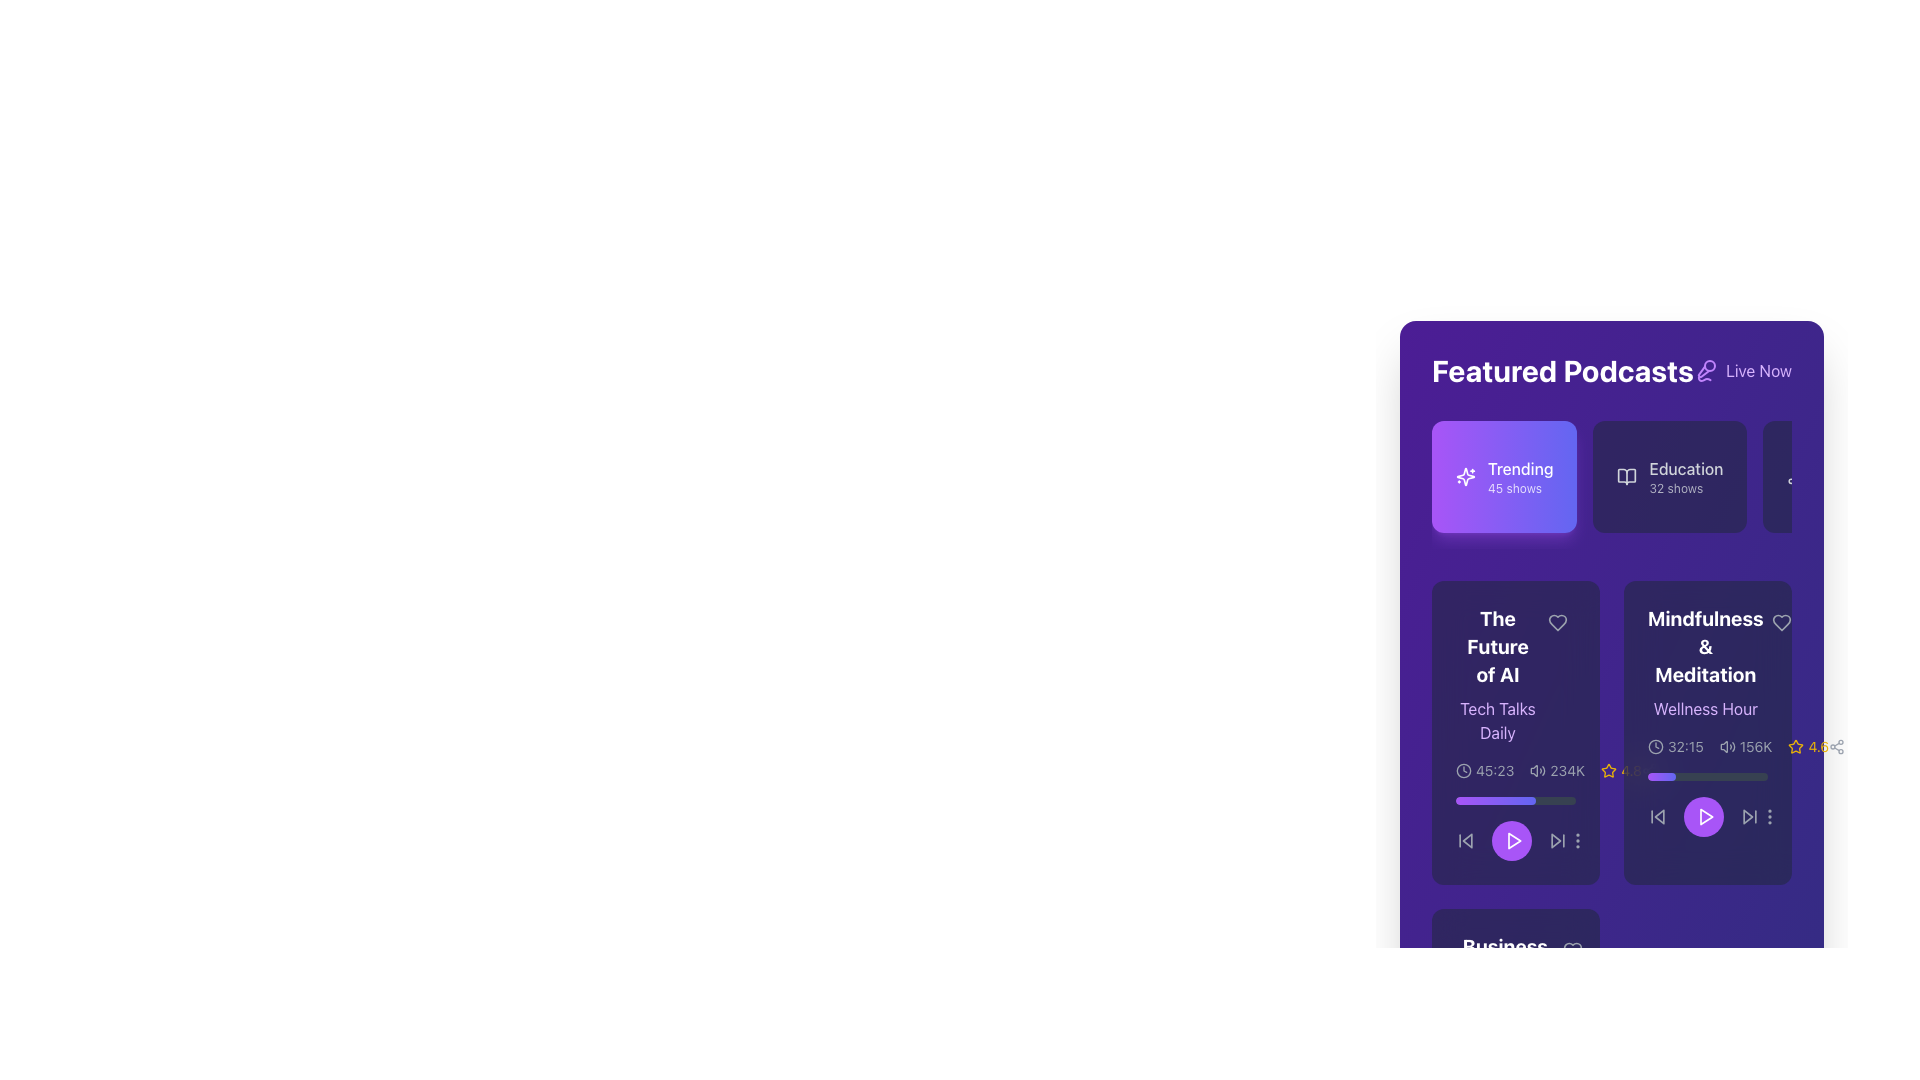 The image size is (1920, 1080). What do you see at coordinates (1514, 840) in the screenshot?
I see `the play icon located in the bottom center of the card labeled 'The Future of AI', which indicates the media playback action` at bounding box center [1514, 840].